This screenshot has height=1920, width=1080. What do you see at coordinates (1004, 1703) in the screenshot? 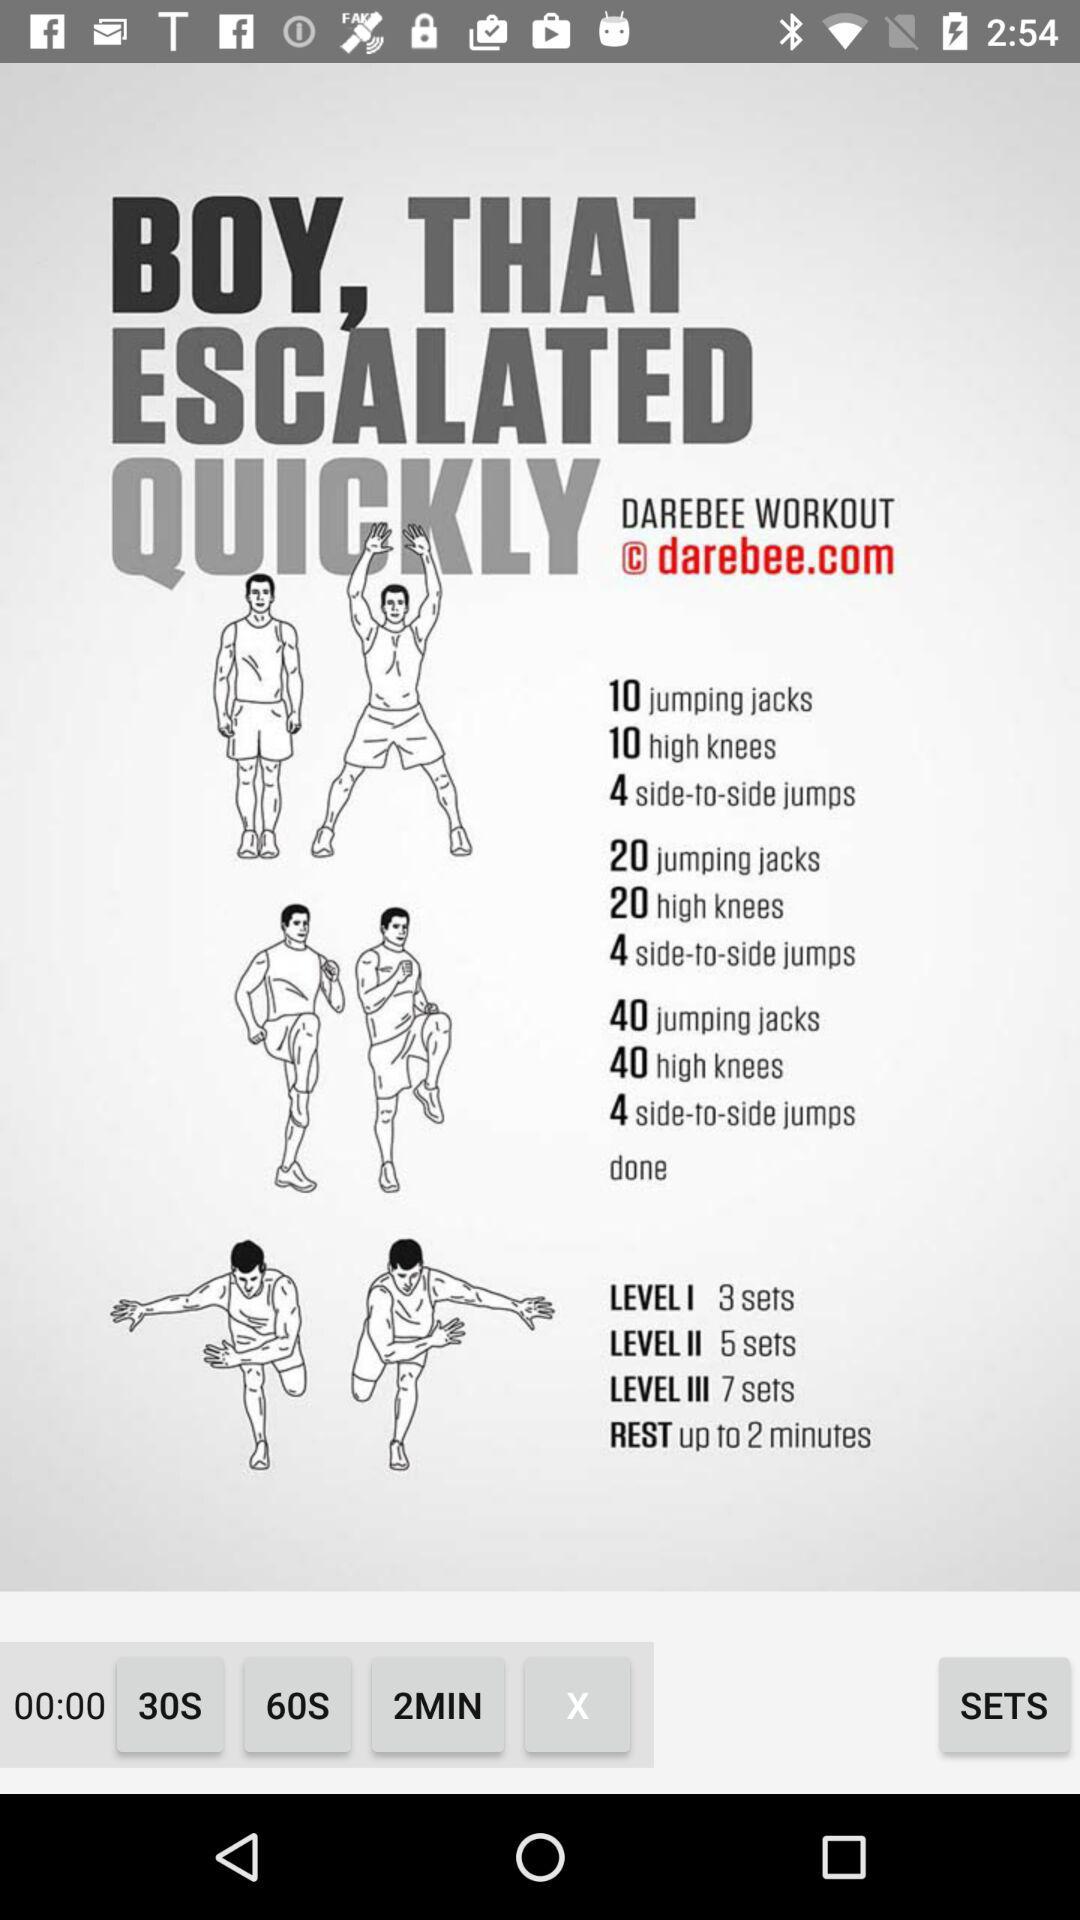
I see `the sets` at bounding box center [1004, 1703].